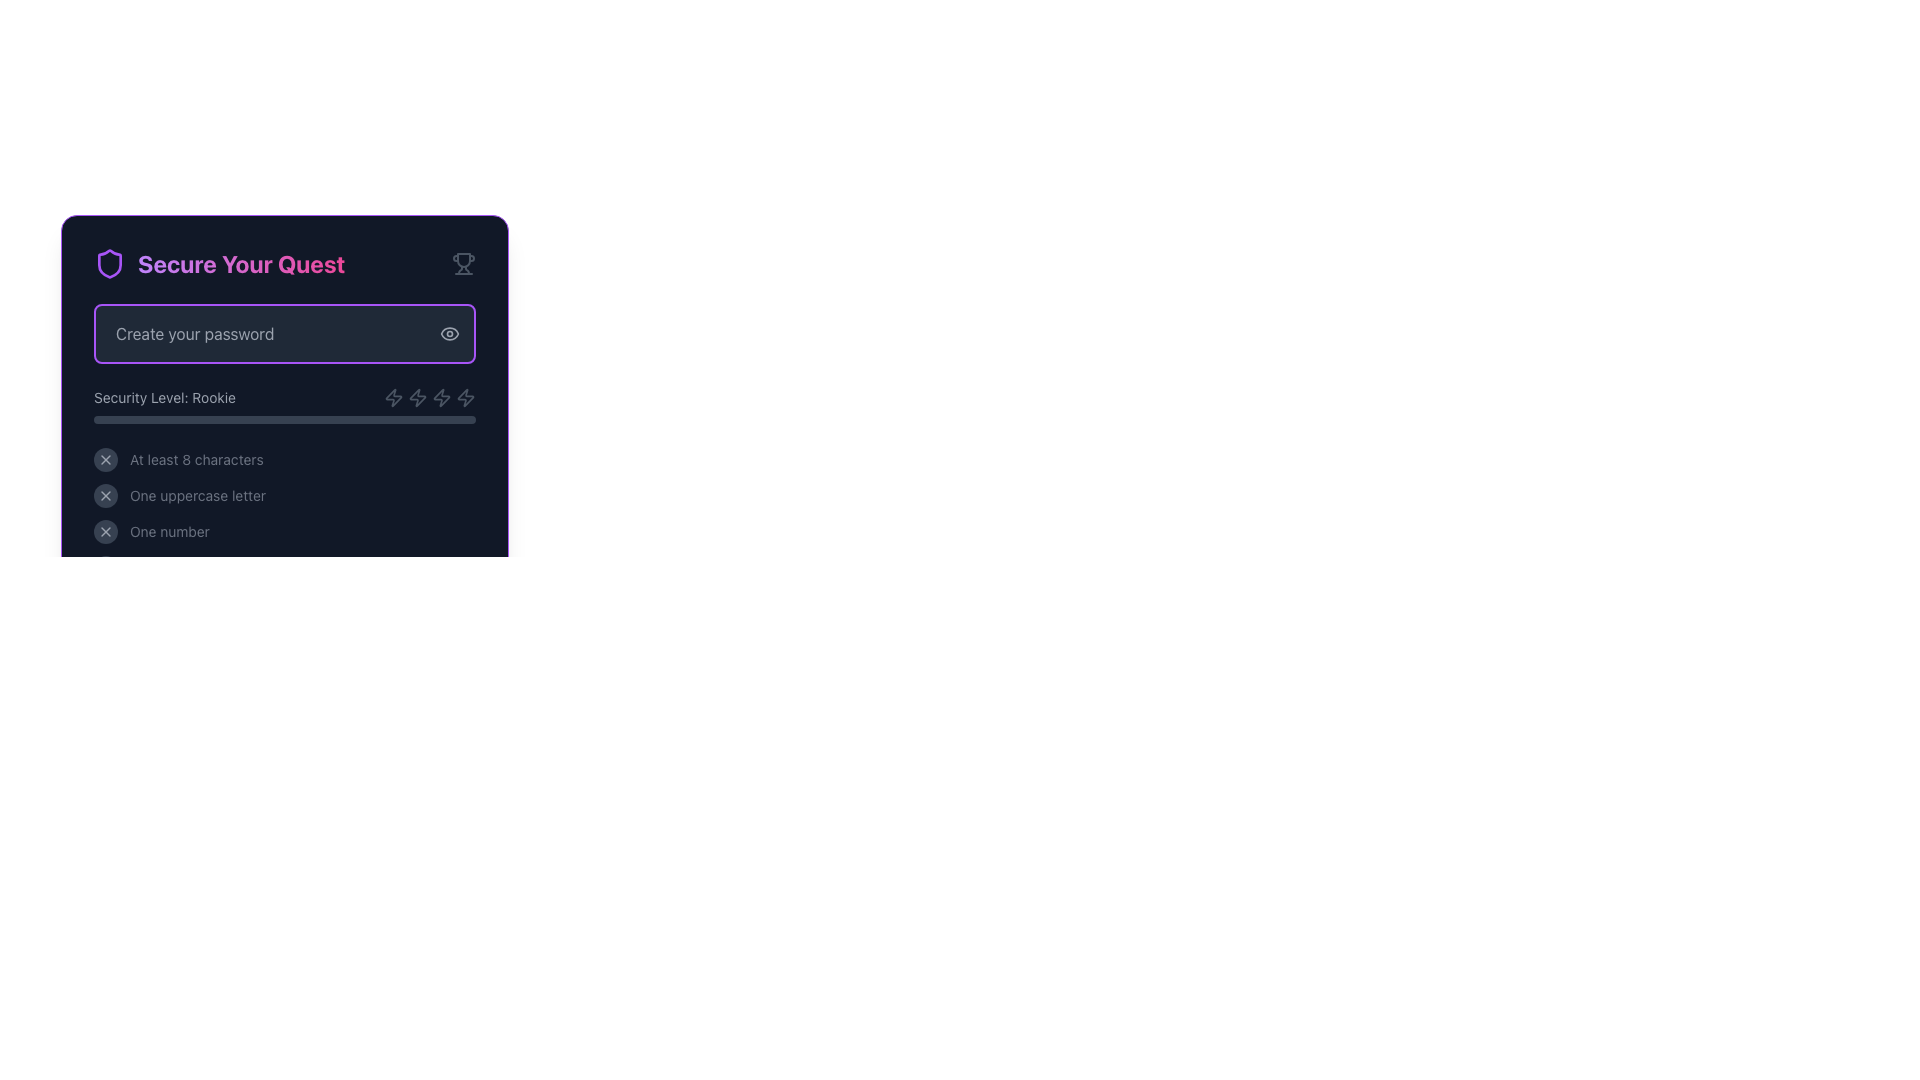  I want to click on the text label displaying 'Secure Your Quest' with a vibrant gradient font style transitioning from purple to pink, so click(240, 262).